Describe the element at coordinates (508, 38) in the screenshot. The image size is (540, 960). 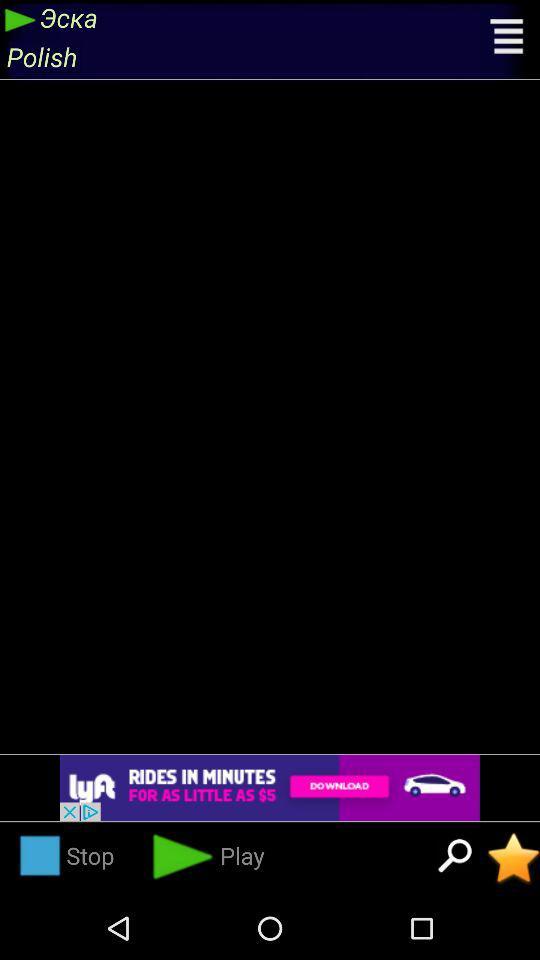
I see `open menu` at that location.